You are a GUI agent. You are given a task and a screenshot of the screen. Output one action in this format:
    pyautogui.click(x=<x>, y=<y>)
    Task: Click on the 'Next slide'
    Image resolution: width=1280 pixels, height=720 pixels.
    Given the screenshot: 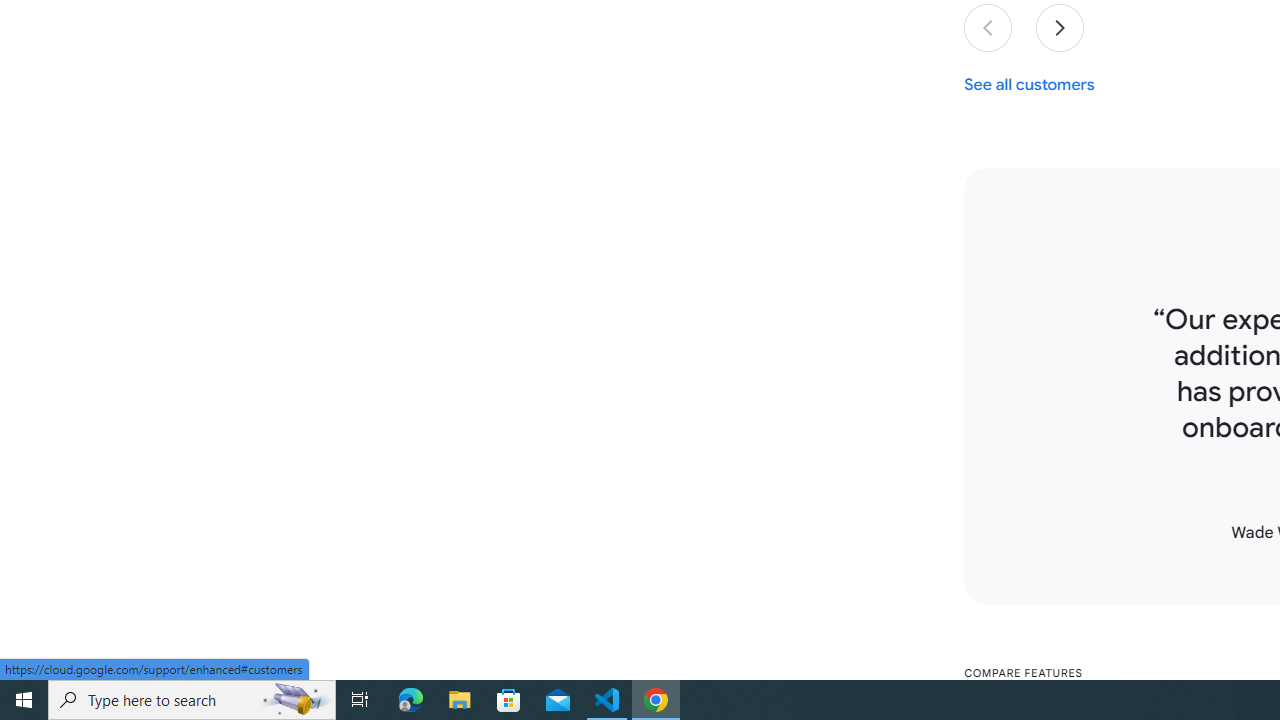 What is the action you would take?
    pyautogui.click(x=1059, y=28)
    